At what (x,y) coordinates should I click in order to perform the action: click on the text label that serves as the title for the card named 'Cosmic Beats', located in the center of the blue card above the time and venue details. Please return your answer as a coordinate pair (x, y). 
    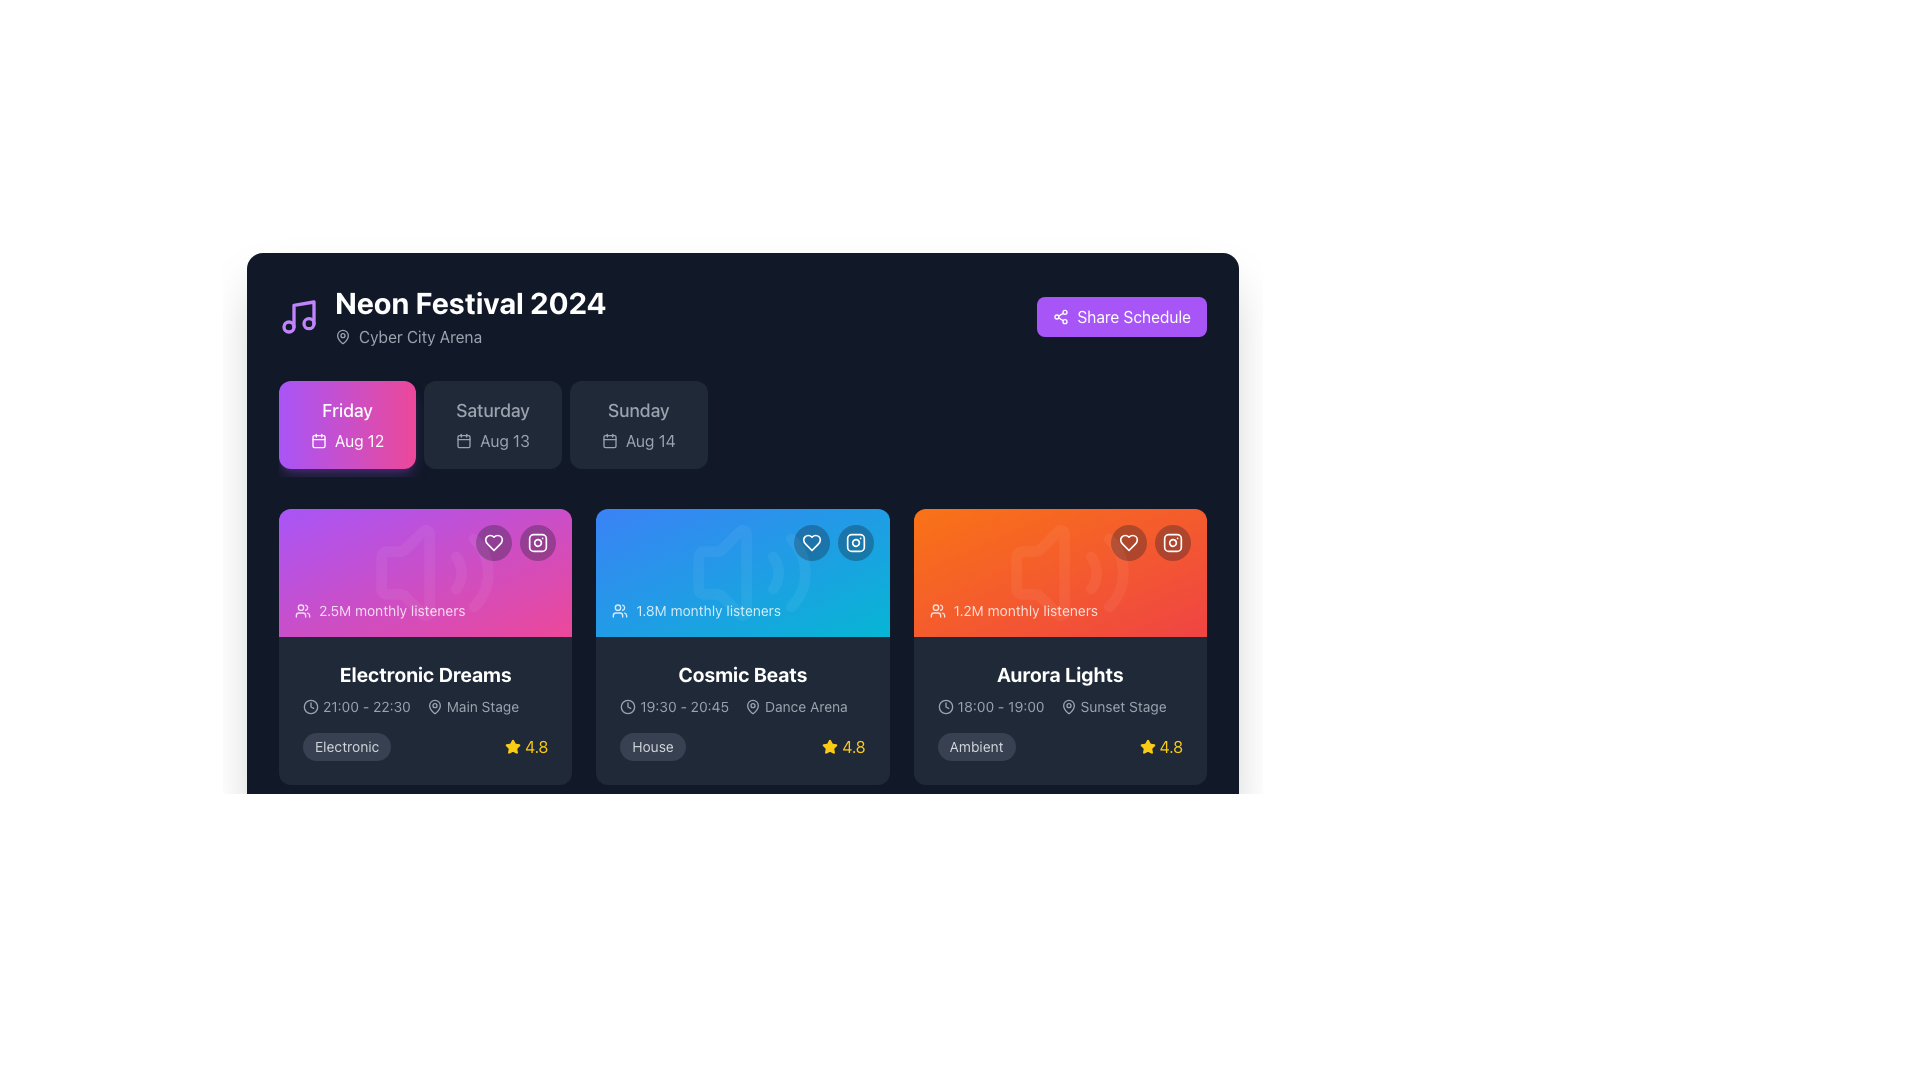
    Looking at the image, I should click on (742, 675).